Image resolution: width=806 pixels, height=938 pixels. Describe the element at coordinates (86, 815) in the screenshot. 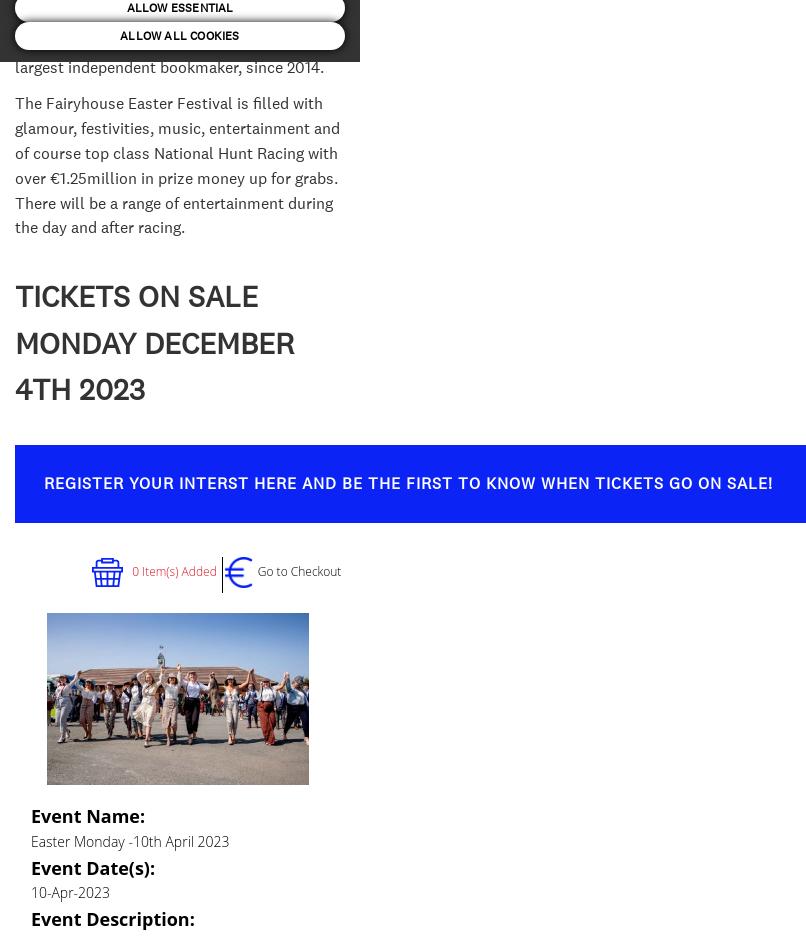

I see `'Event Name:'` at that location.